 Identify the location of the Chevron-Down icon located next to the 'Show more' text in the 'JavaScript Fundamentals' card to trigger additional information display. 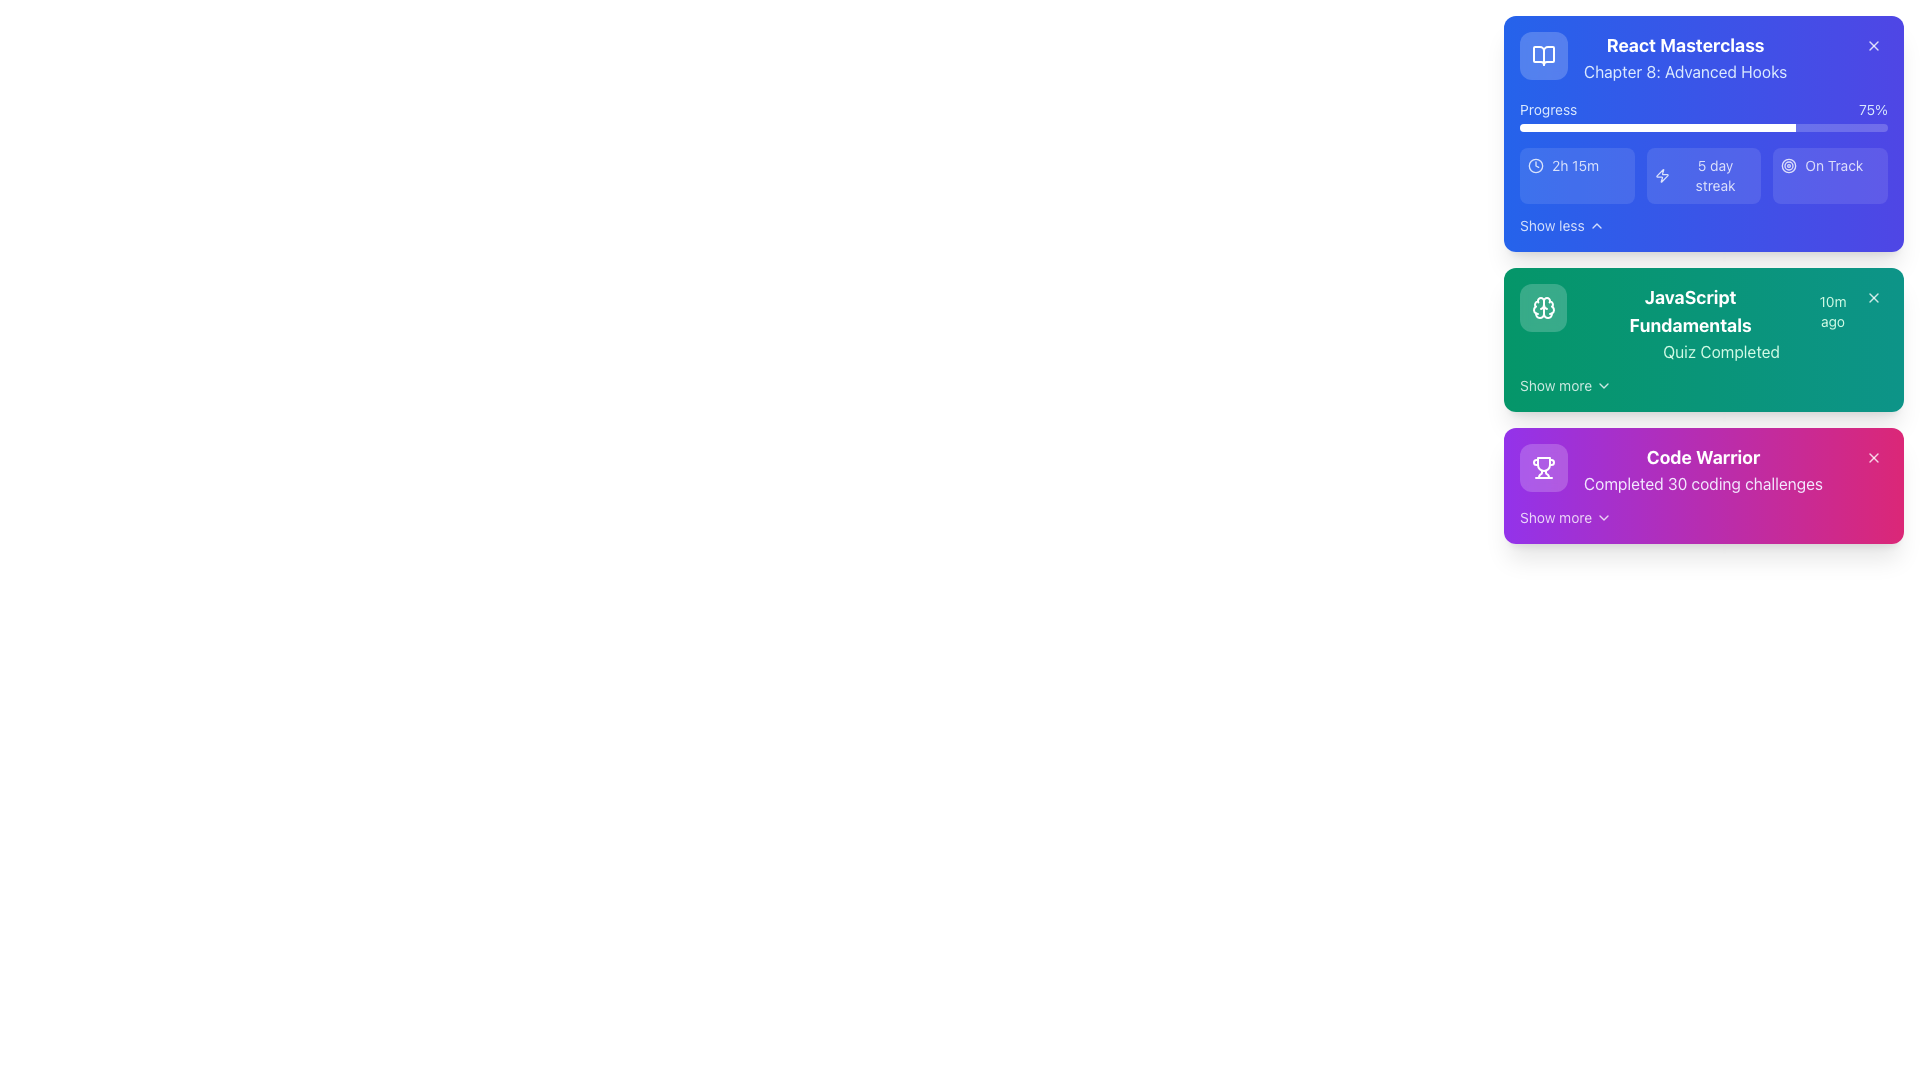
(1604, 385).